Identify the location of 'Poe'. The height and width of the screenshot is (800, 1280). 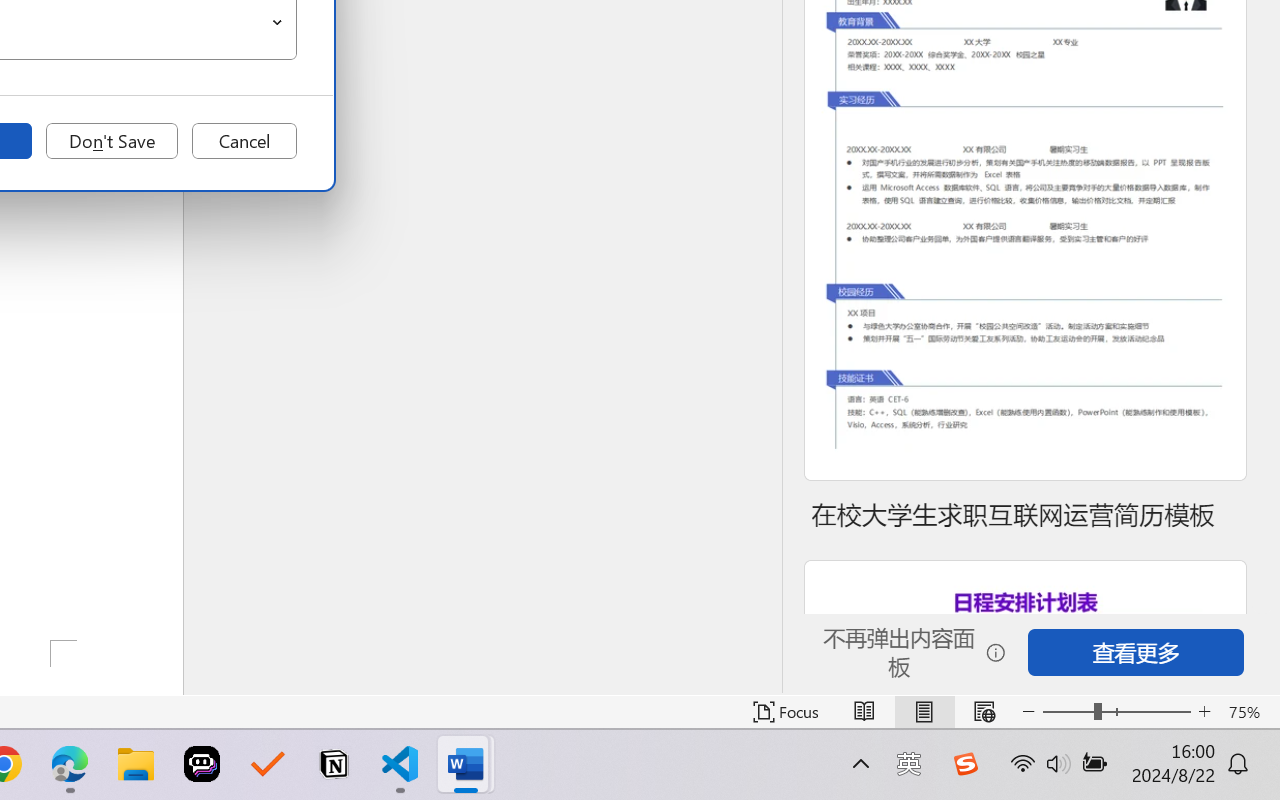
(202, 764).